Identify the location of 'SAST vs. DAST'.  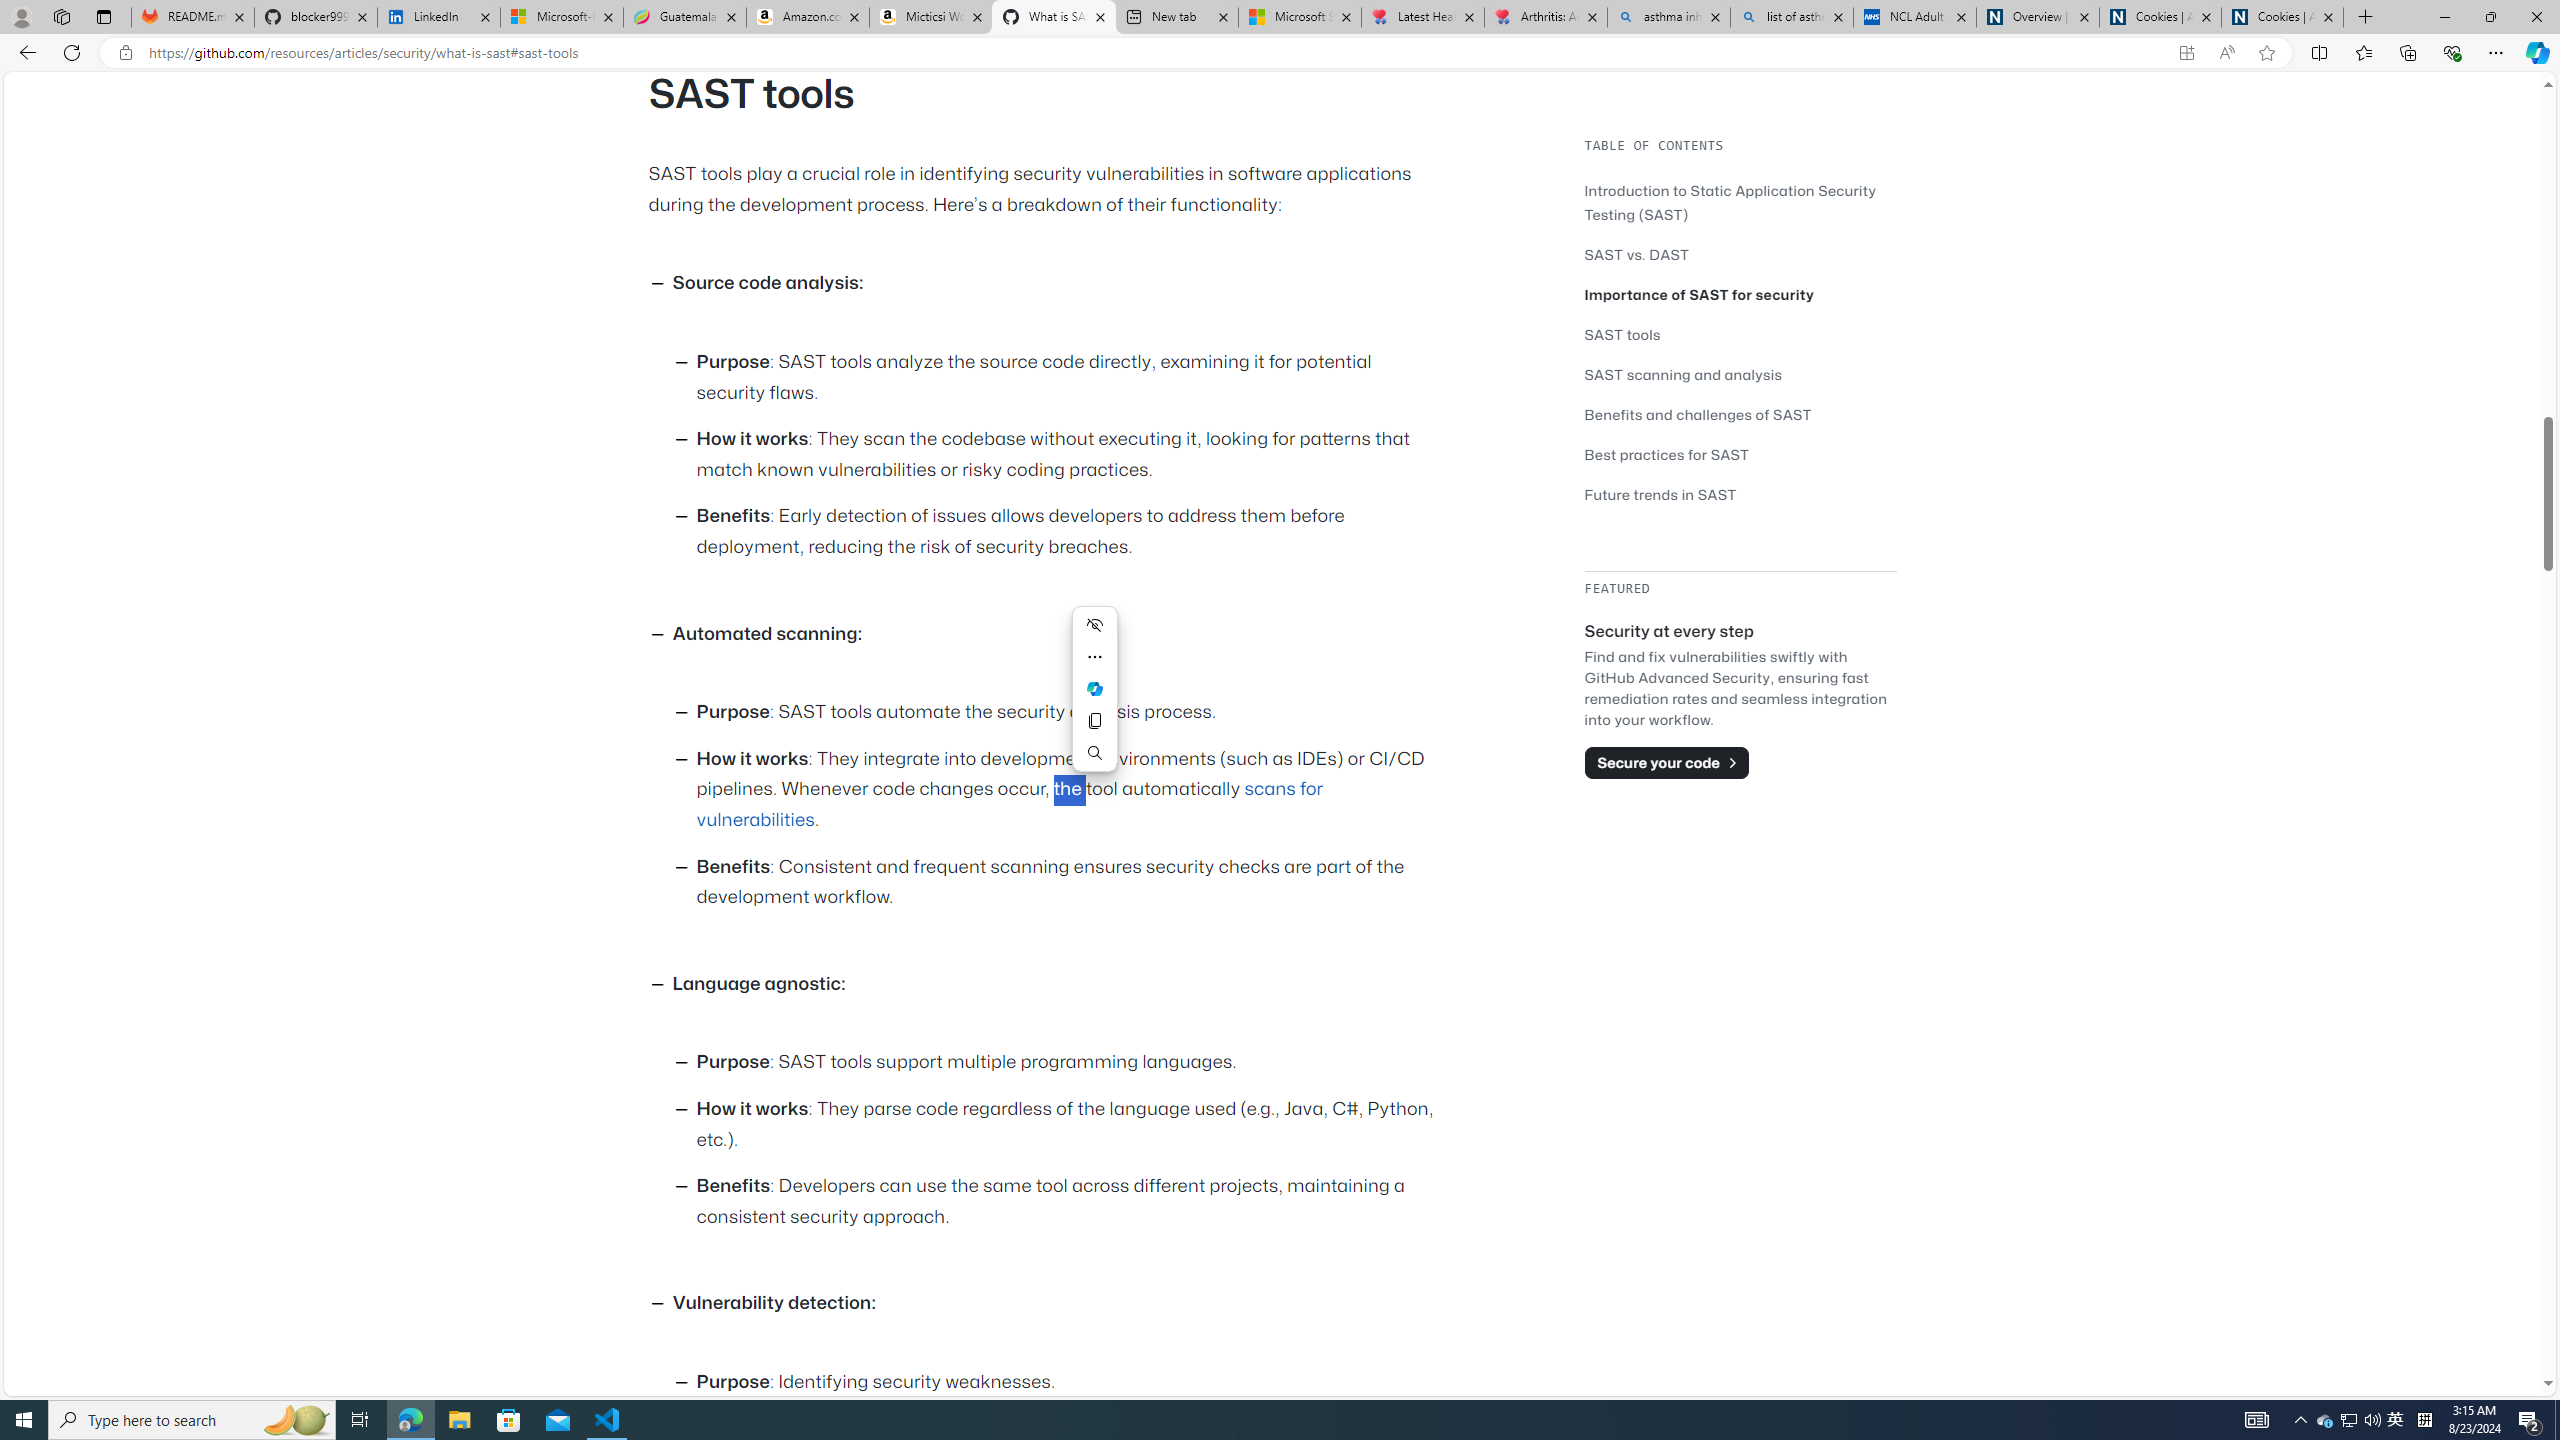
(1740, 253).